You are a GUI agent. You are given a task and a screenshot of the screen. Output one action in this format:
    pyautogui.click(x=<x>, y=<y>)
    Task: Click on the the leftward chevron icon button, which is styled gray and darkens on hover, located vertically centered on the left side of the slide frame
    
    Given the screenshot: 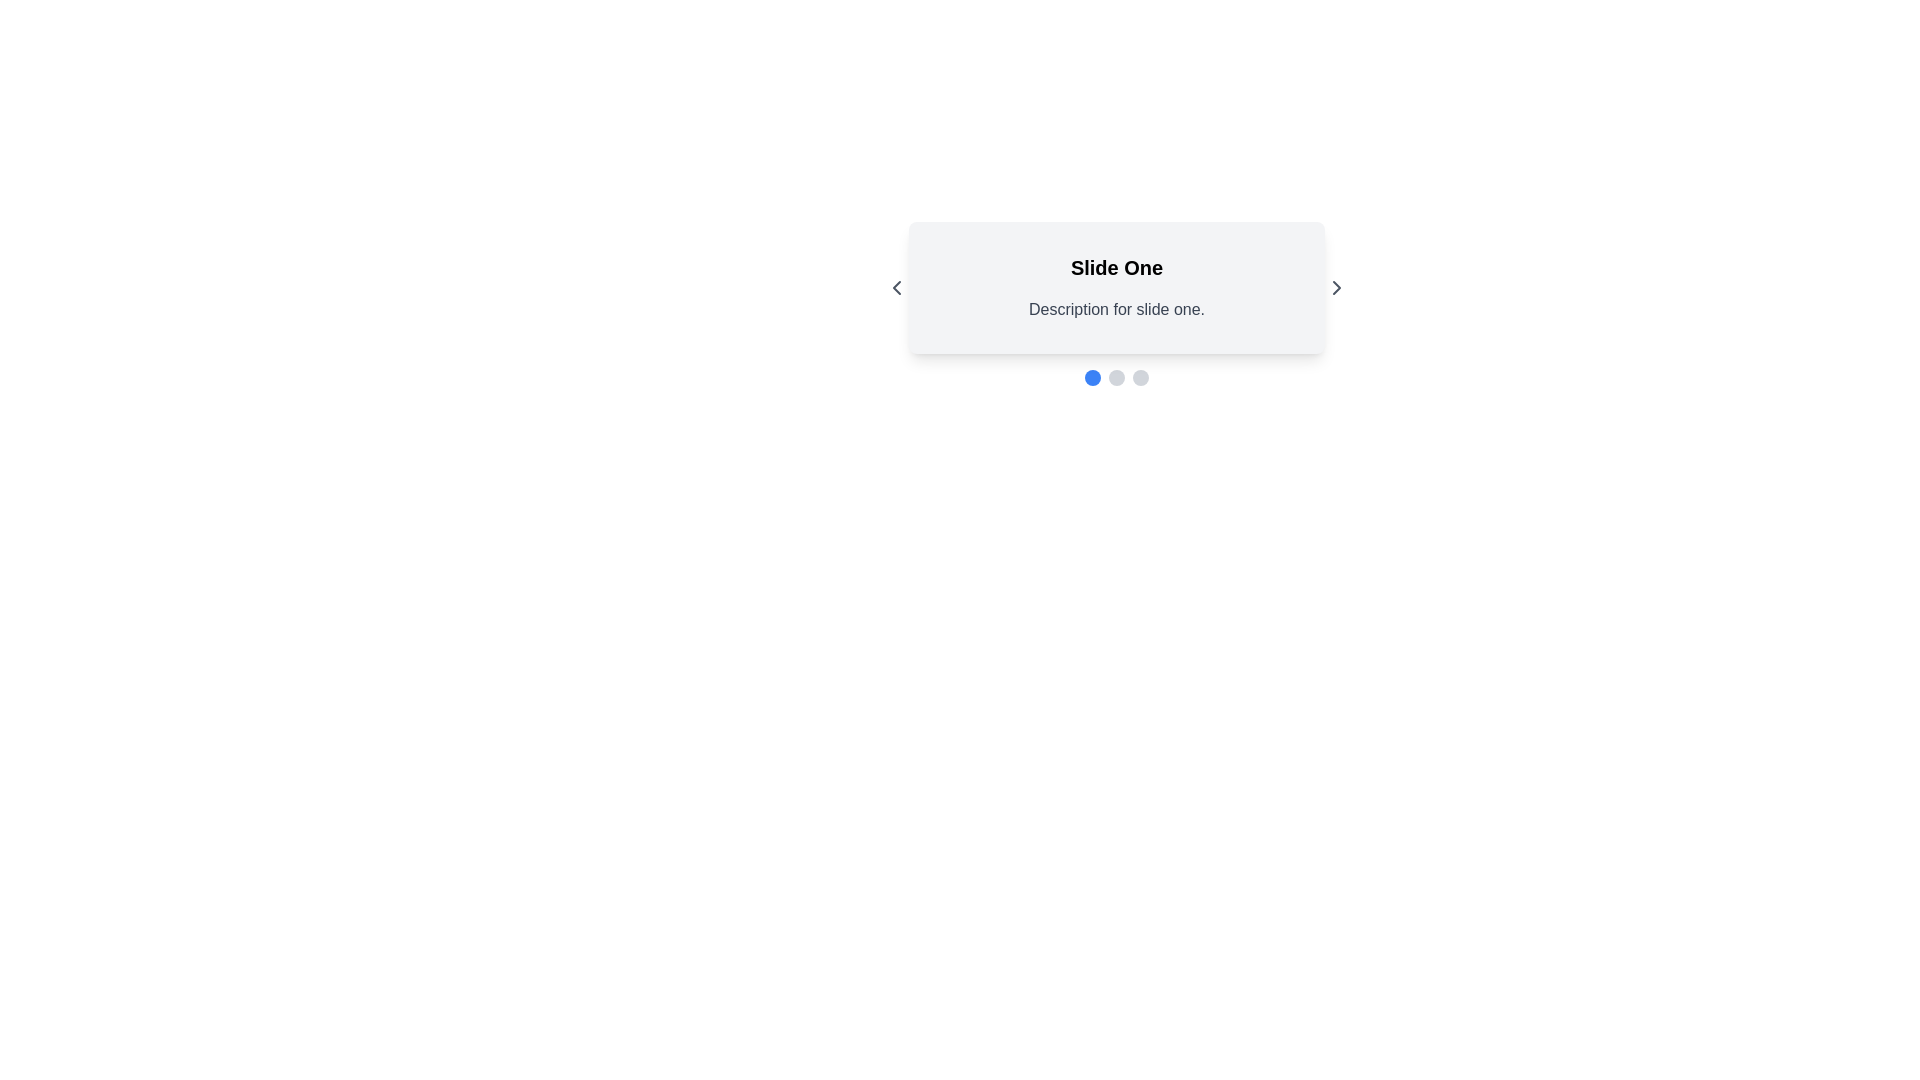 What is the action you would take?
    pyautogui.click(x=896, y=288)
    